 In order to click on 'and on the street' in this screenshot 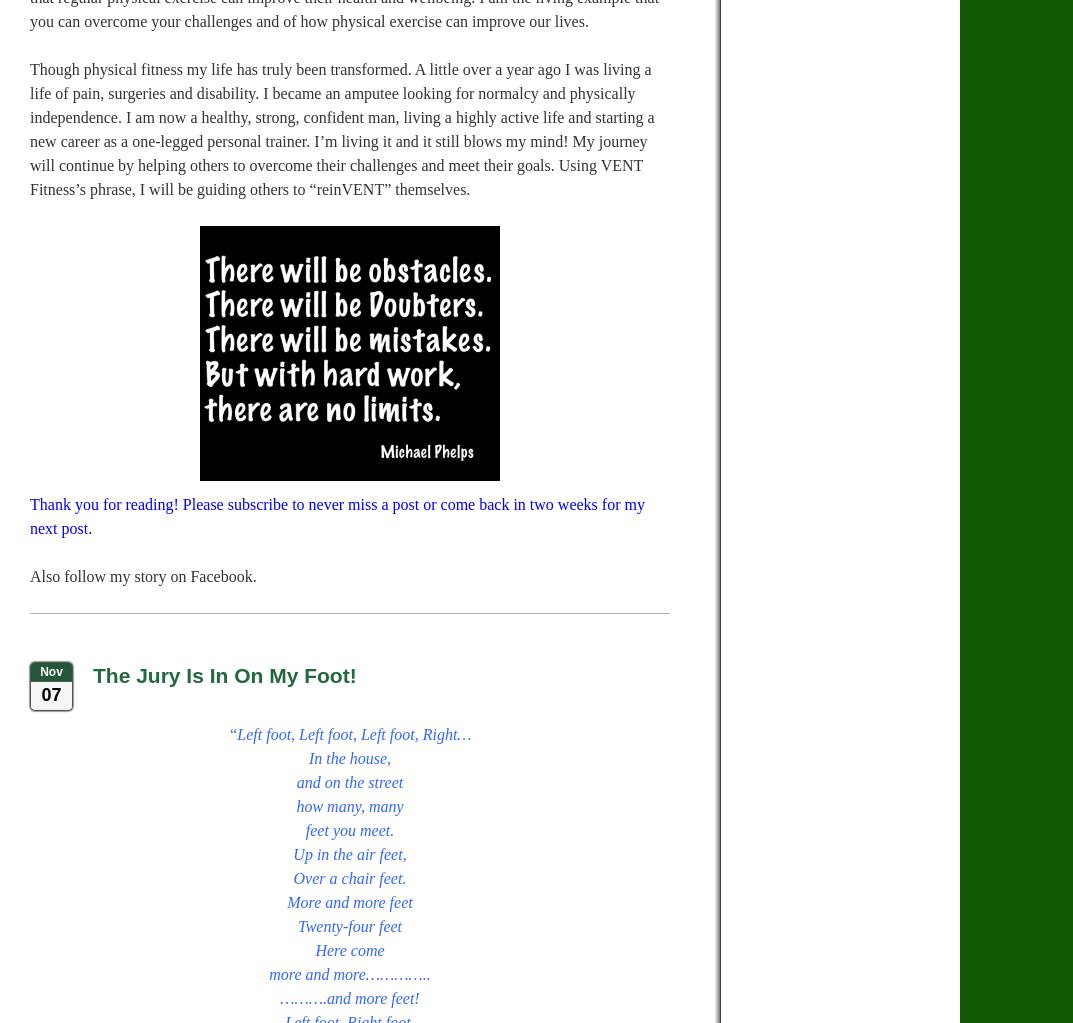, I will do `click(349, 781)`.